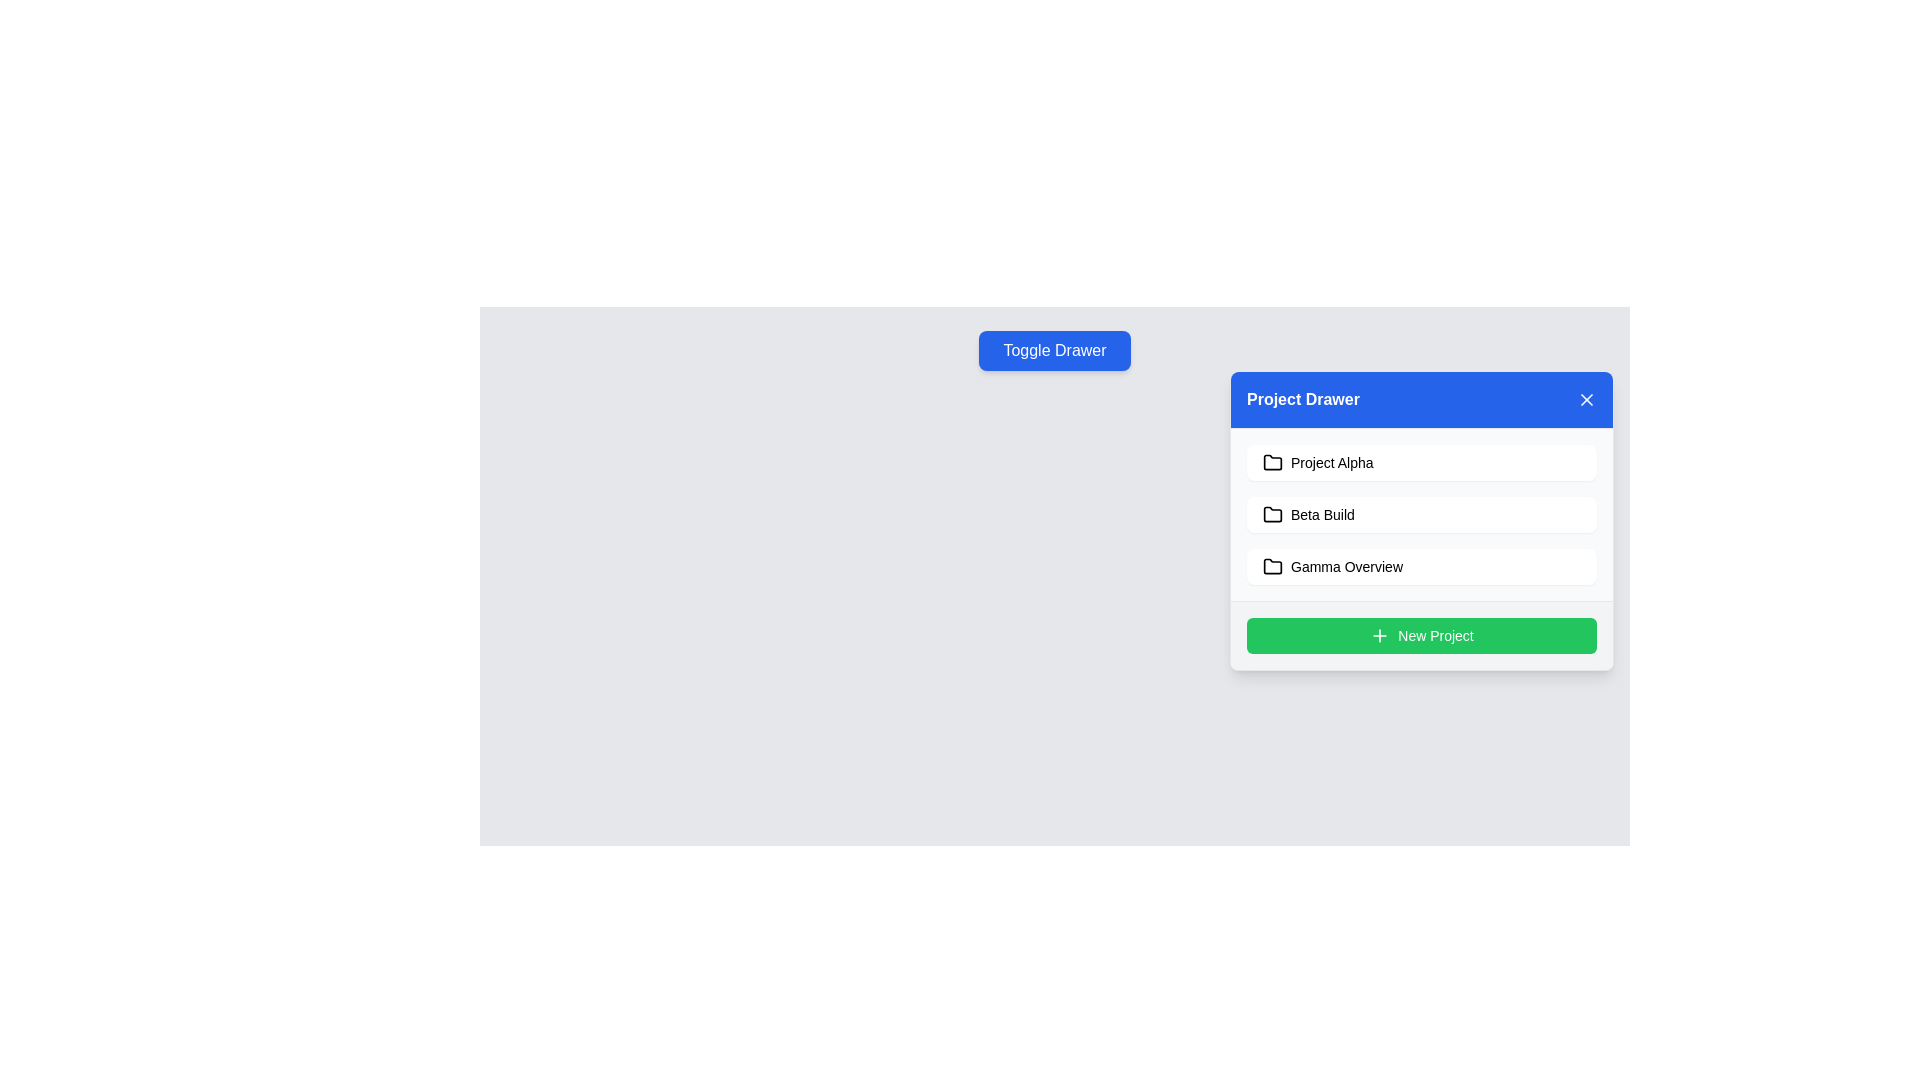 The width and height of the screenshot is (1920, 1080). What do you see at coordinates (1420, 567) in the screenshot?
I see `the 'Gamma Overview' button, which is the third item in the 'Project Drawer' list` at bounding box center [1420, 567].